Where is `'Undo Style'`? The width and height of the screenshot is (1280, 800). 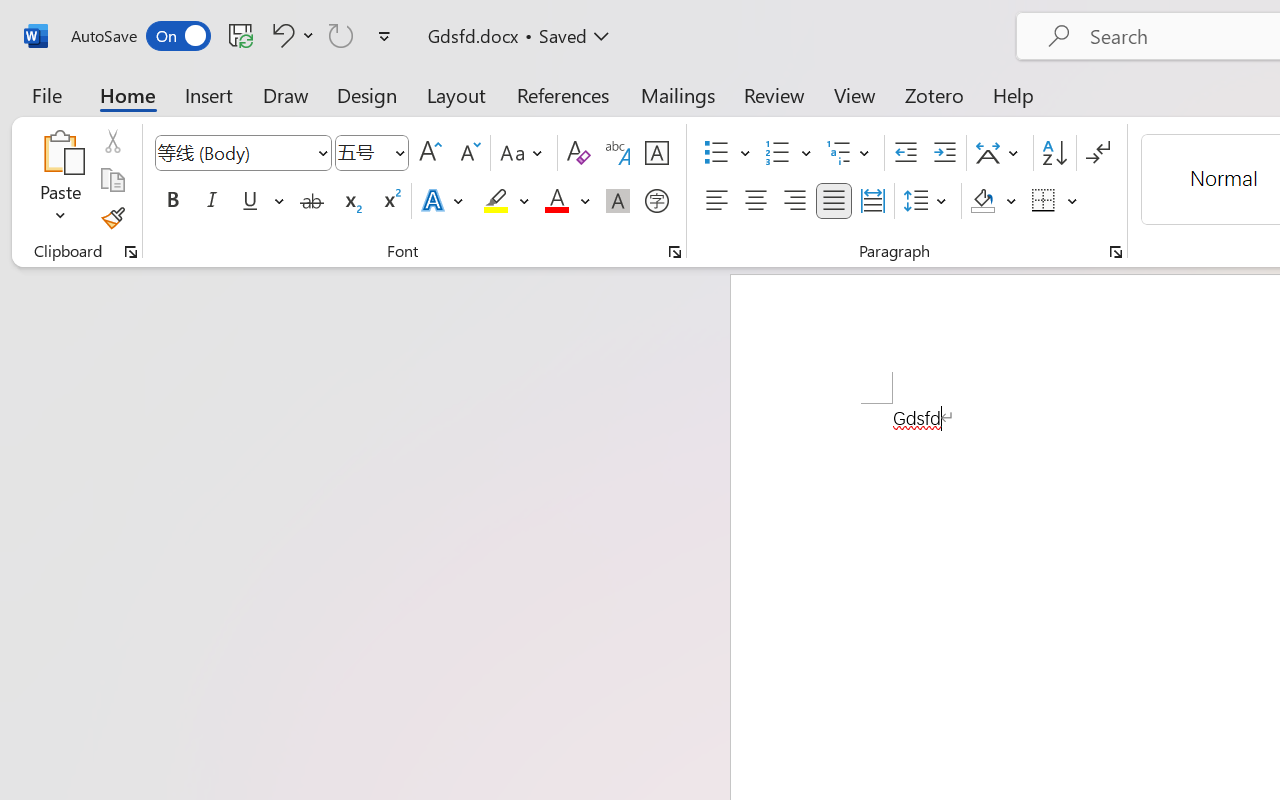 'Undo Style' is located at coordinates (279, 34).